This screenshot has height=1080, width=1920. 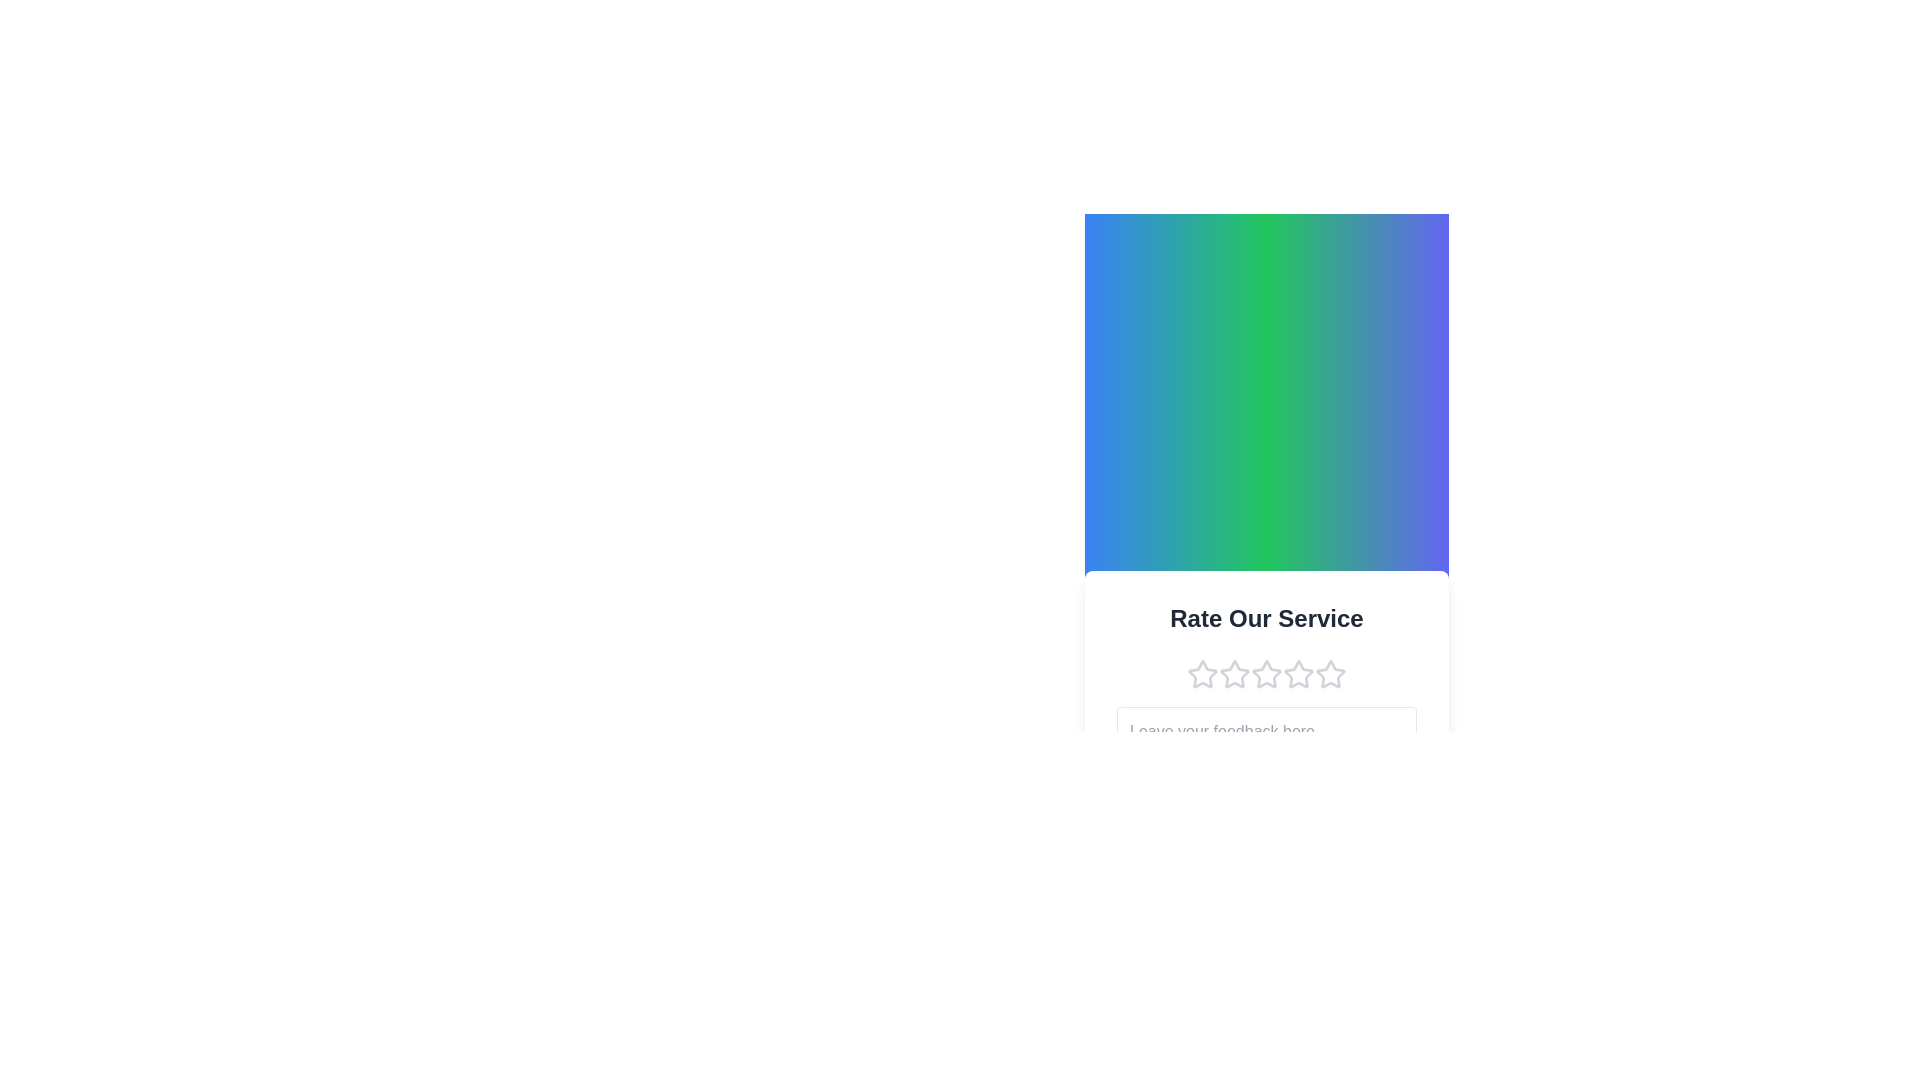 What do you see at coordinates (1202, 673) in the screenshot?
I see `the first star icon in the rating control below the text 'Rate Our Service' to give a single-star rating` at bounding box center [1202, 673].